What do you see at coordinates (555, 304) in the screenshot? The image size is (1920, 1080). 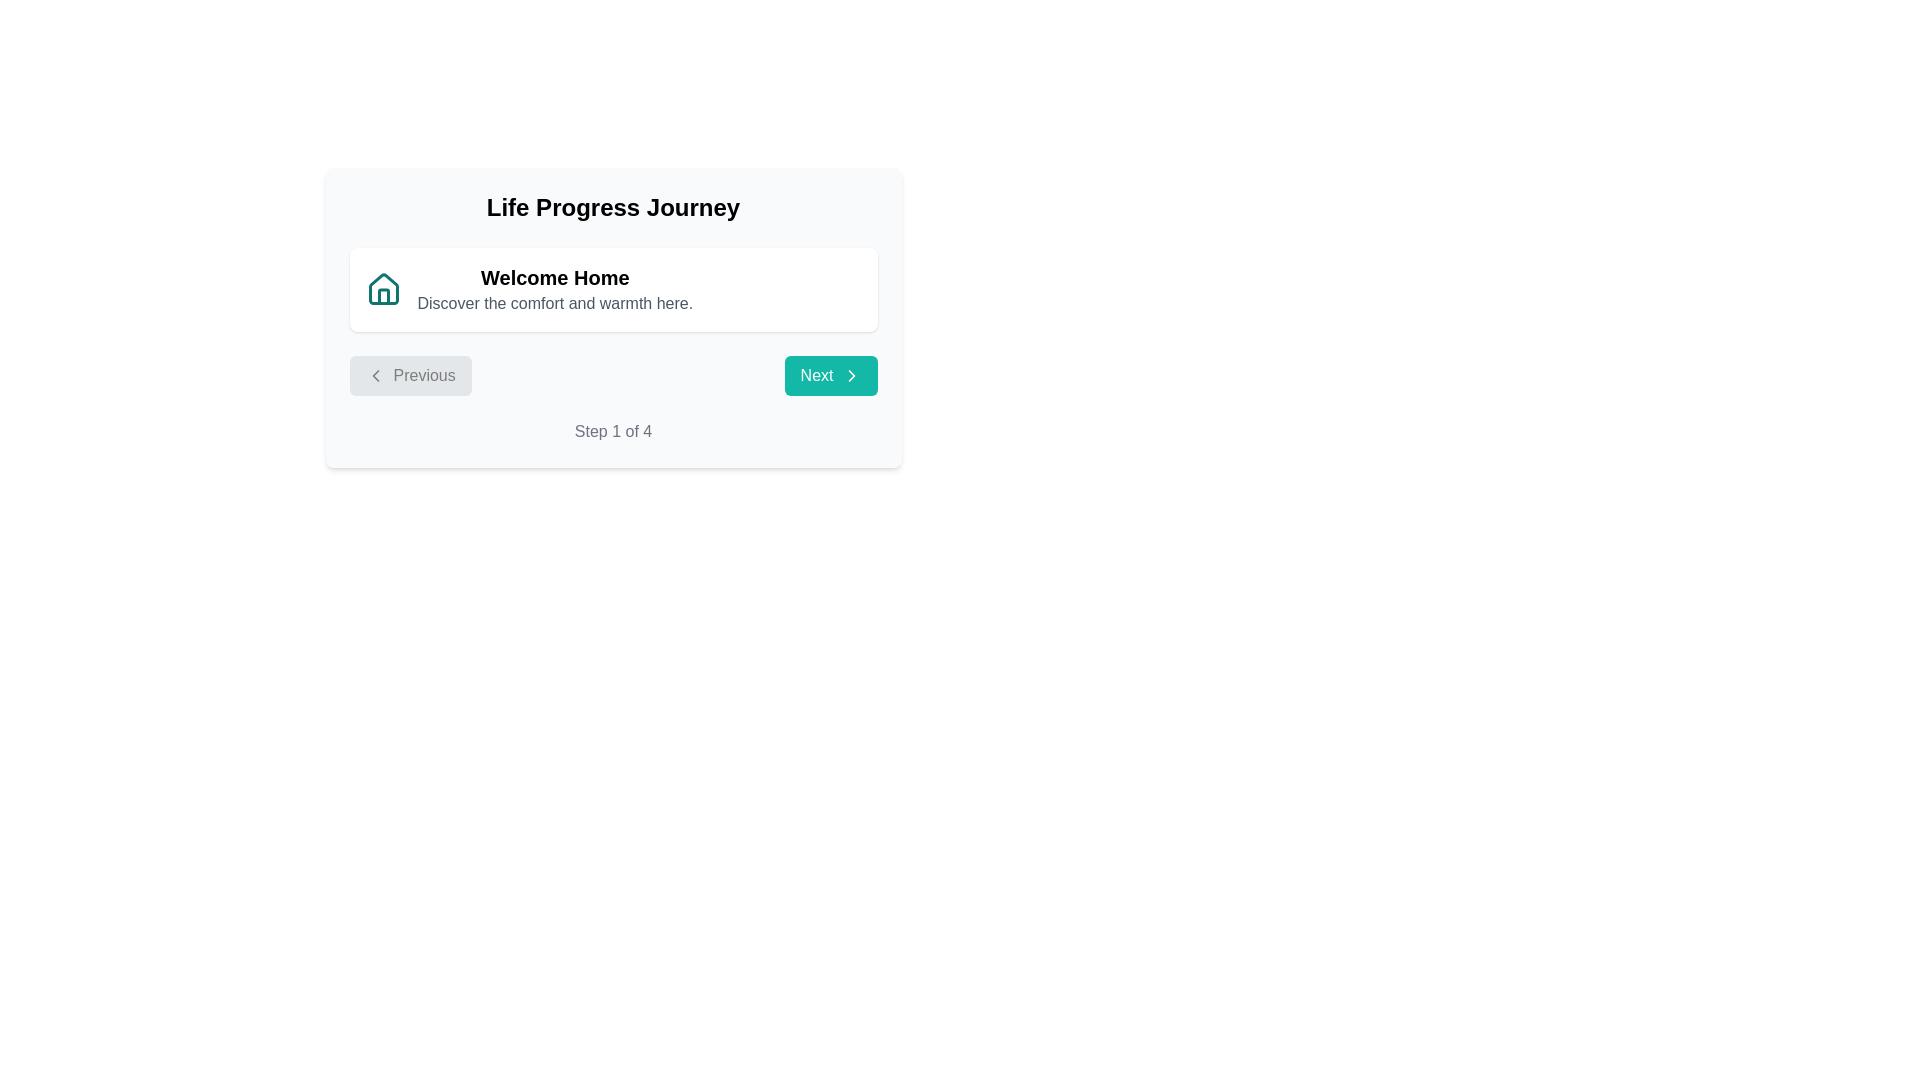 I see `text content of the Text block element displaying 'Discover the comfort and warmth here.' which is located directly below the heading 'Welcome Home' in a card-like section` at bounding box center [555, 304].